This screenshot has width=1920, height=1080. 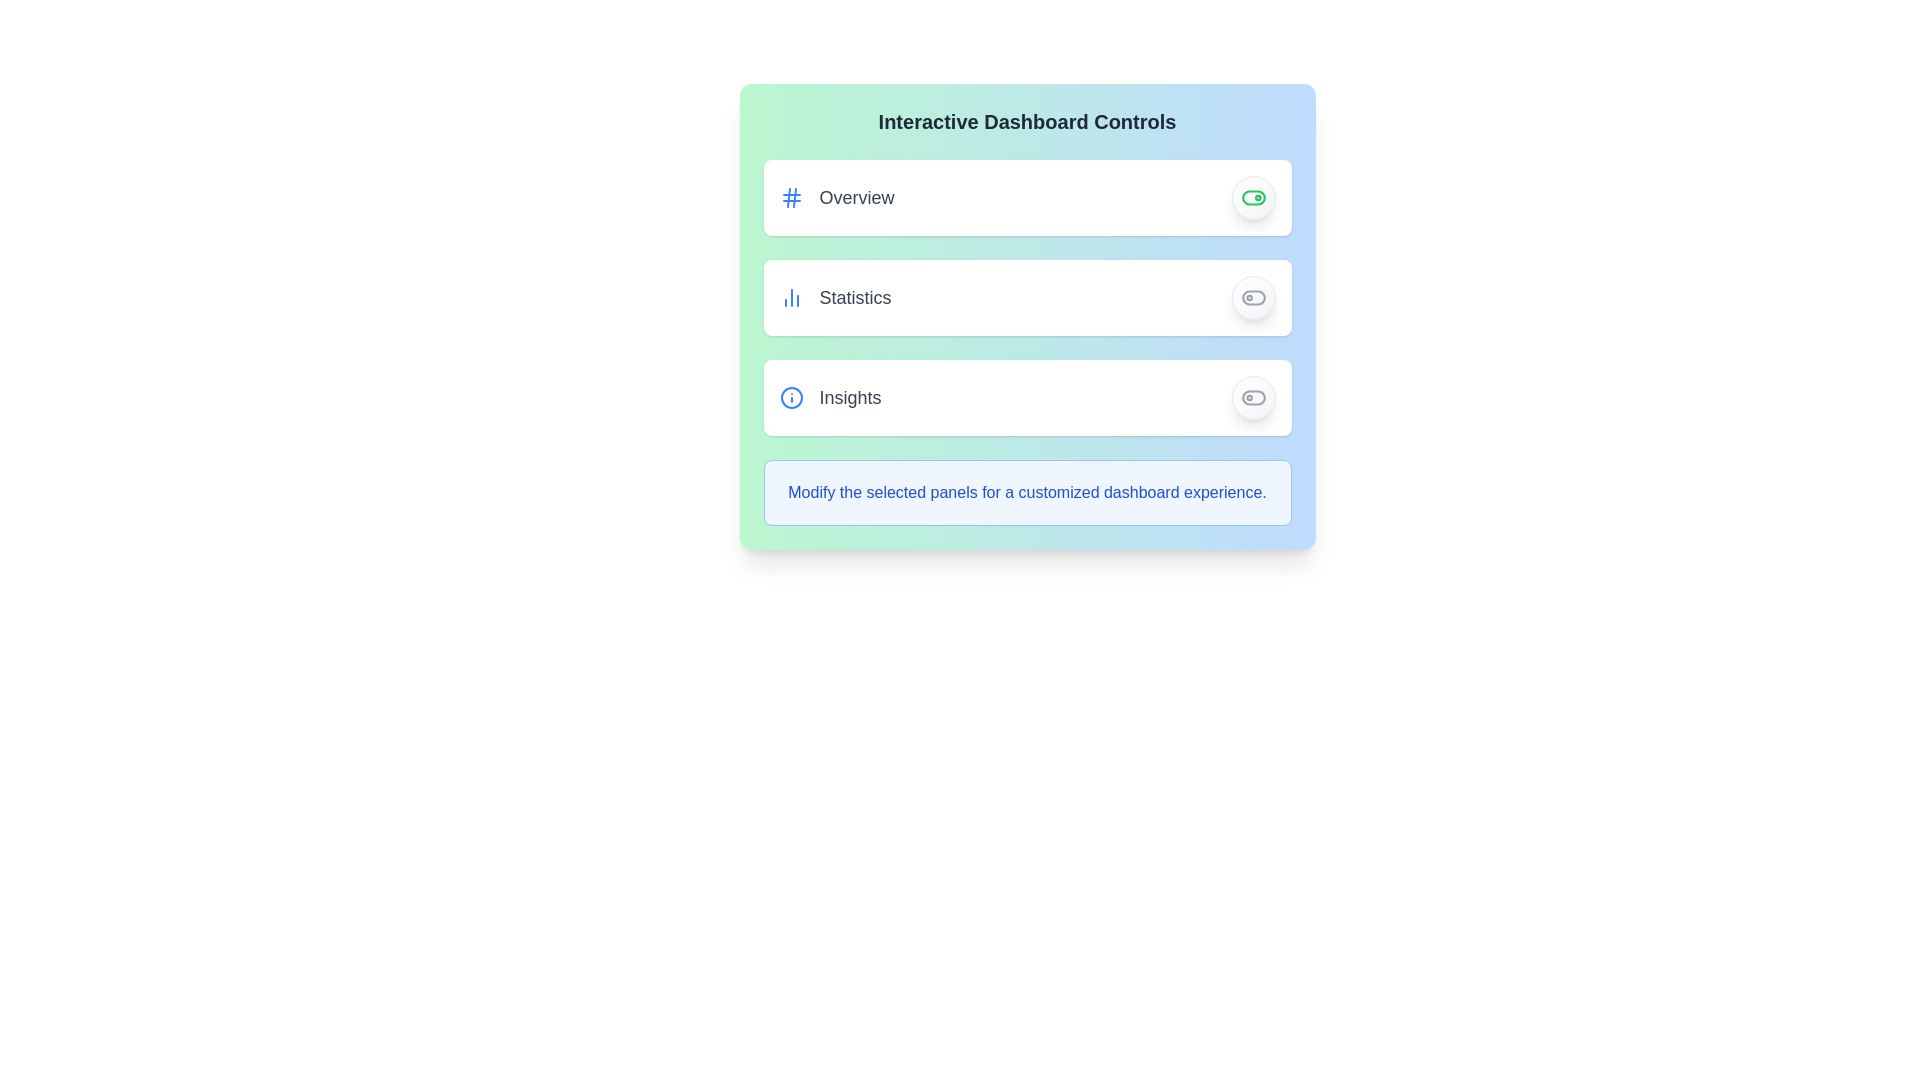 What do you see at coordinates (1027, 122) in the screenshot?
I see `the heading that serves as the title of the section, positioned at the top of the panel containing dashboard options such as 'Overview', 'Statistics', and 'Insights'` at bounding box center [1027, 122].